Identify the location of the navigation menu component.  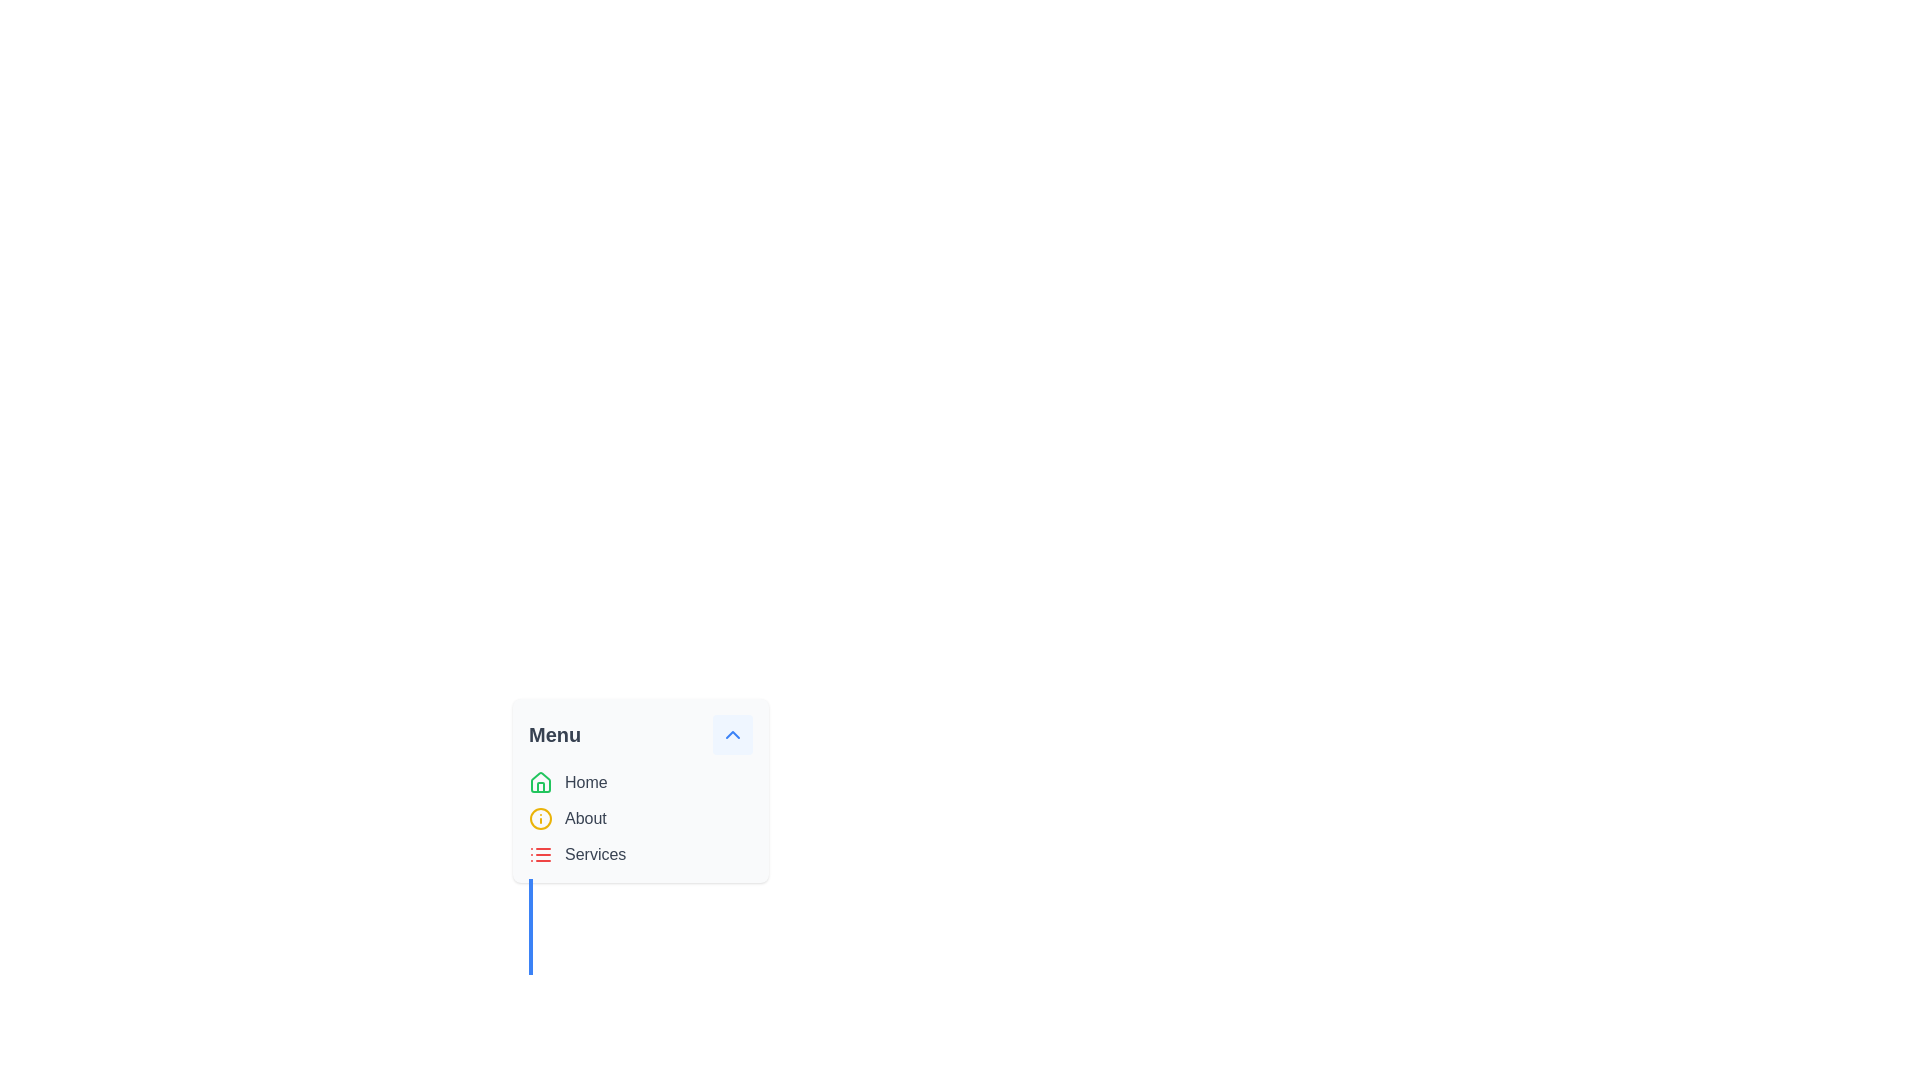
(713, 846).